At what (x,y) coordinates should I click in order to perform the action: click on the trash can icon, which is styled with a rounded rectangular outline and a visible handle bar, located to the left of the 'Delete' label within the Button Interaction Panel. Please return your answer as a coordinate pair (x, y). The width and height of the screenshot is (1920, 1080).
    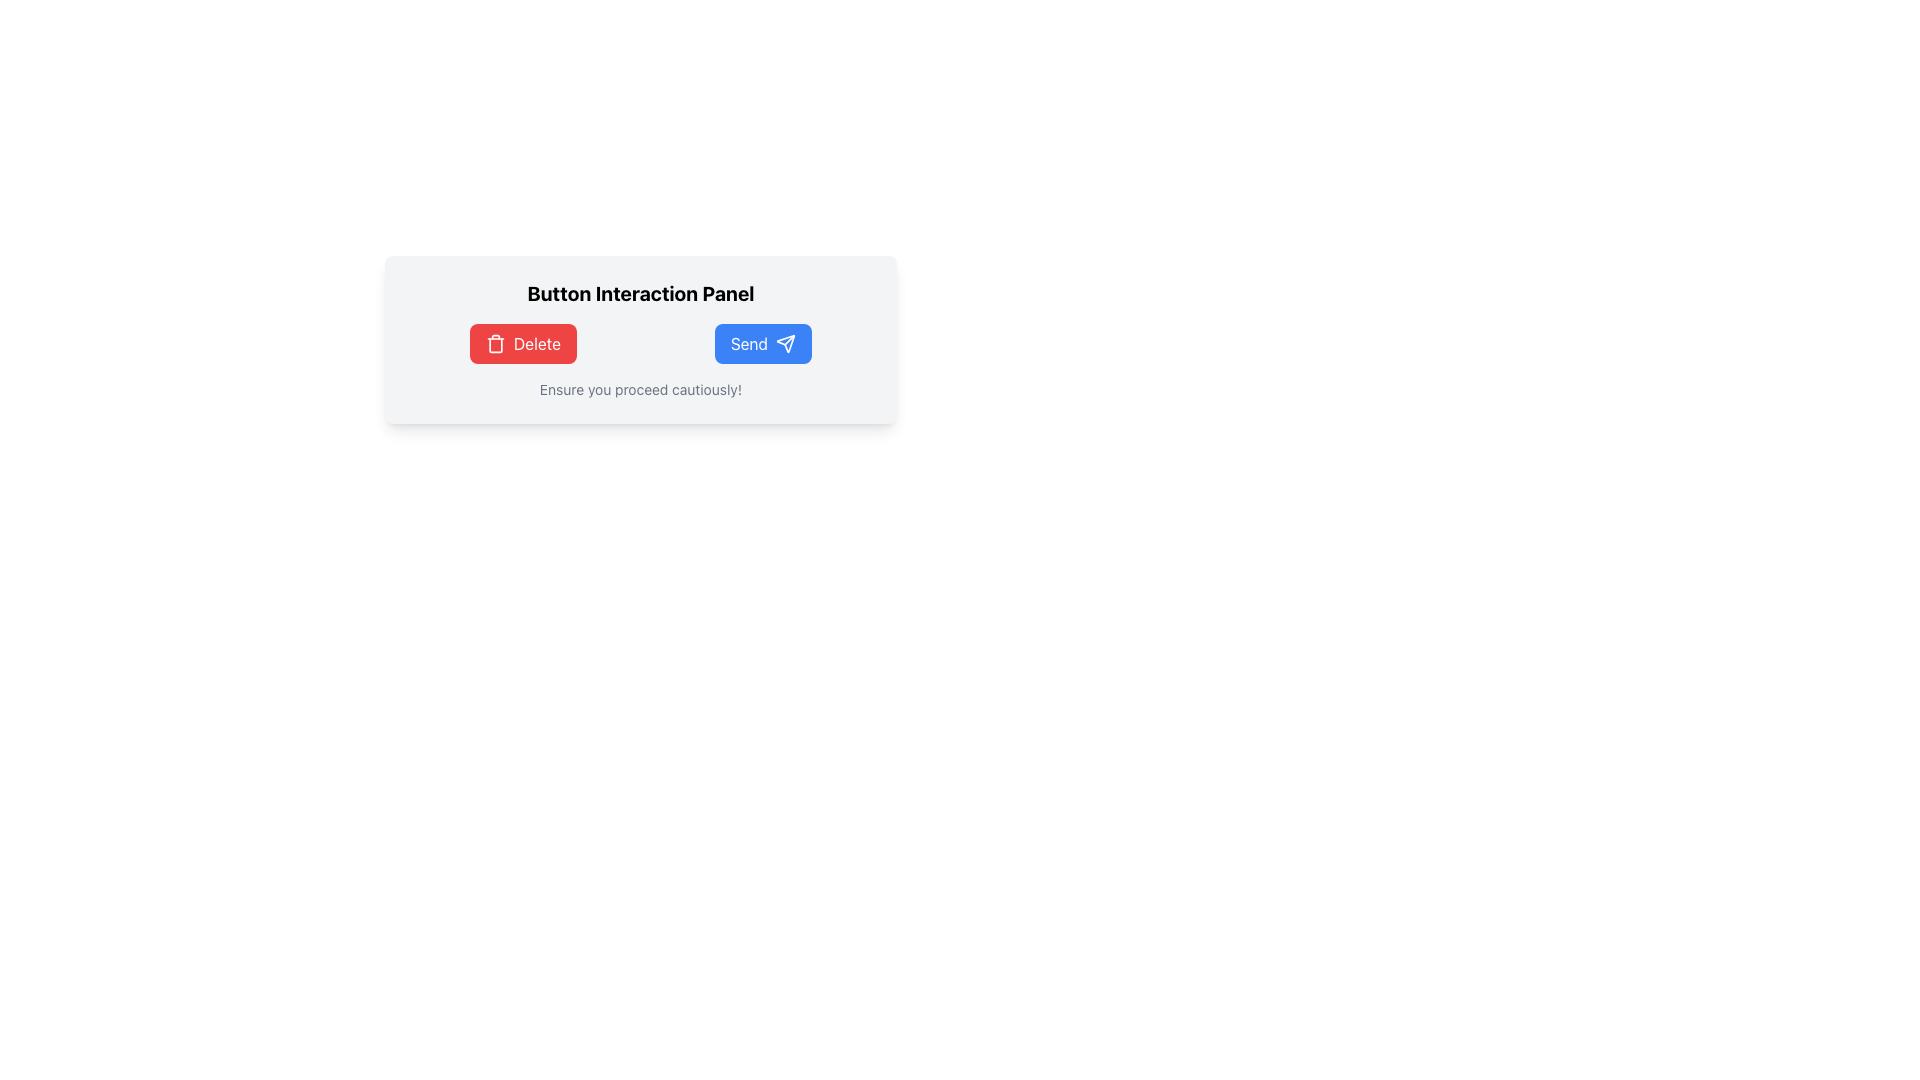
    Looking at the image, I should click on (495, 342).